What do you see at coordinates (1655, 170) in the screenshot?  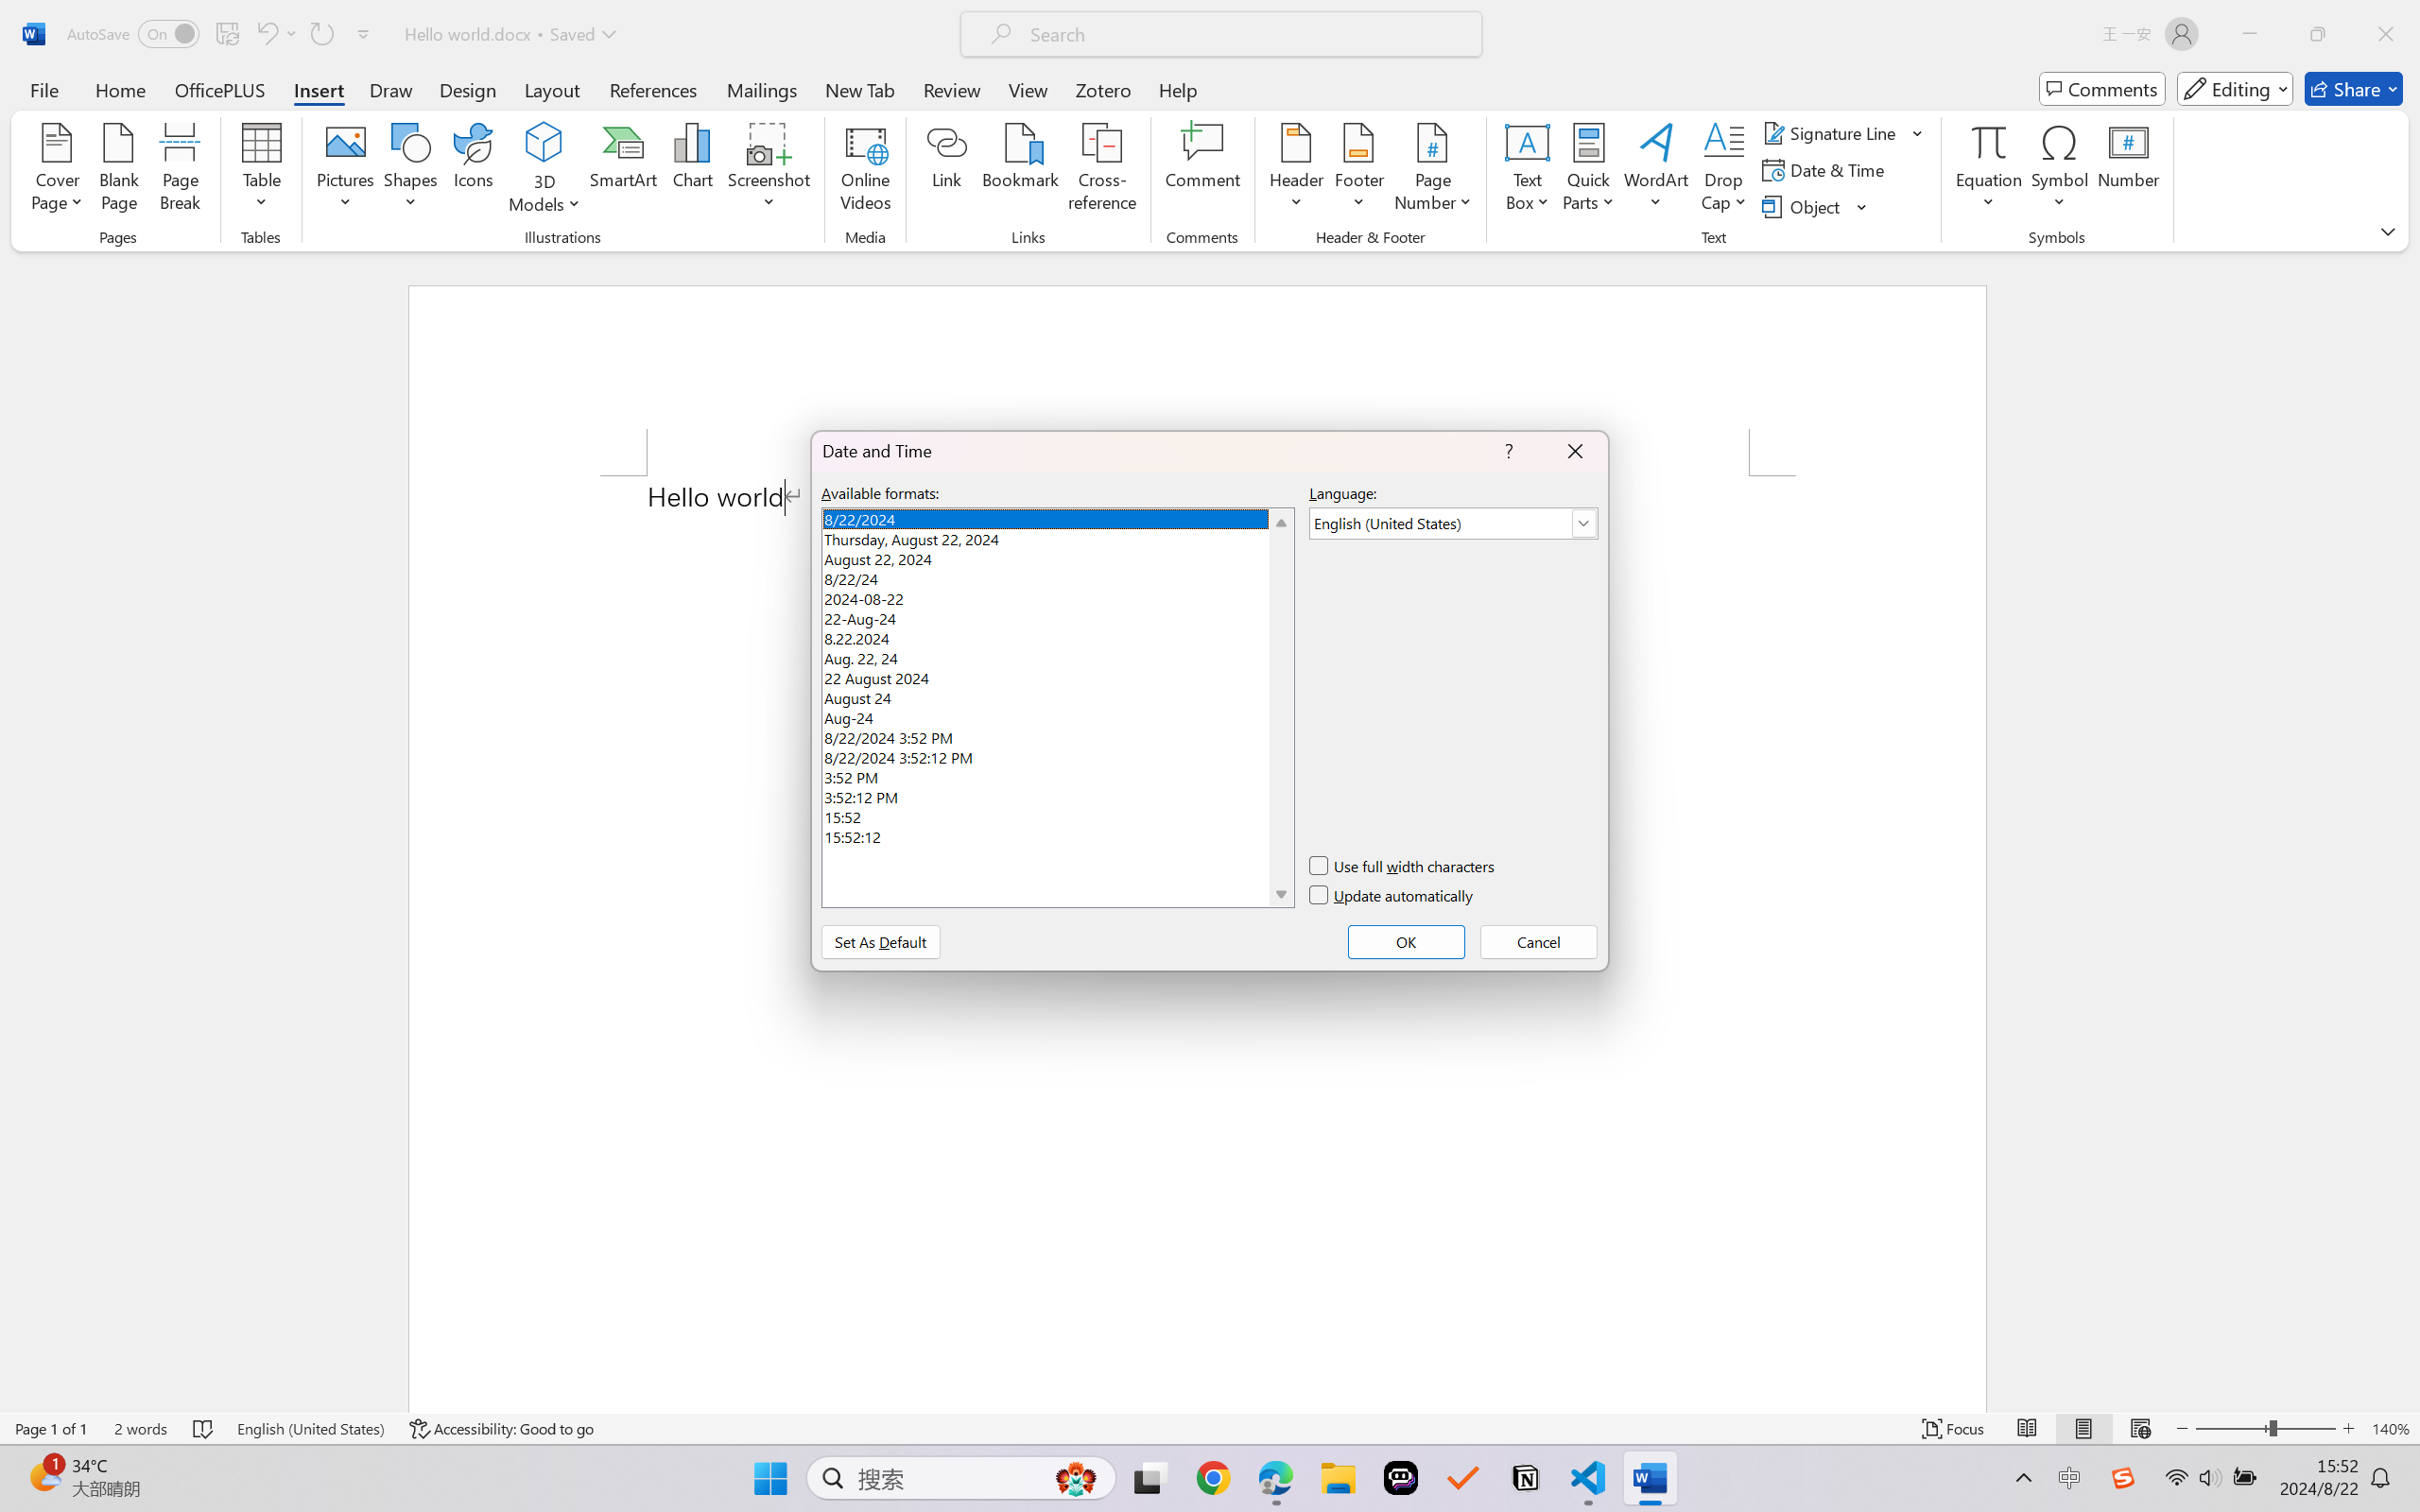 I see `'WordArt'` at bounding box center [1655, 170].